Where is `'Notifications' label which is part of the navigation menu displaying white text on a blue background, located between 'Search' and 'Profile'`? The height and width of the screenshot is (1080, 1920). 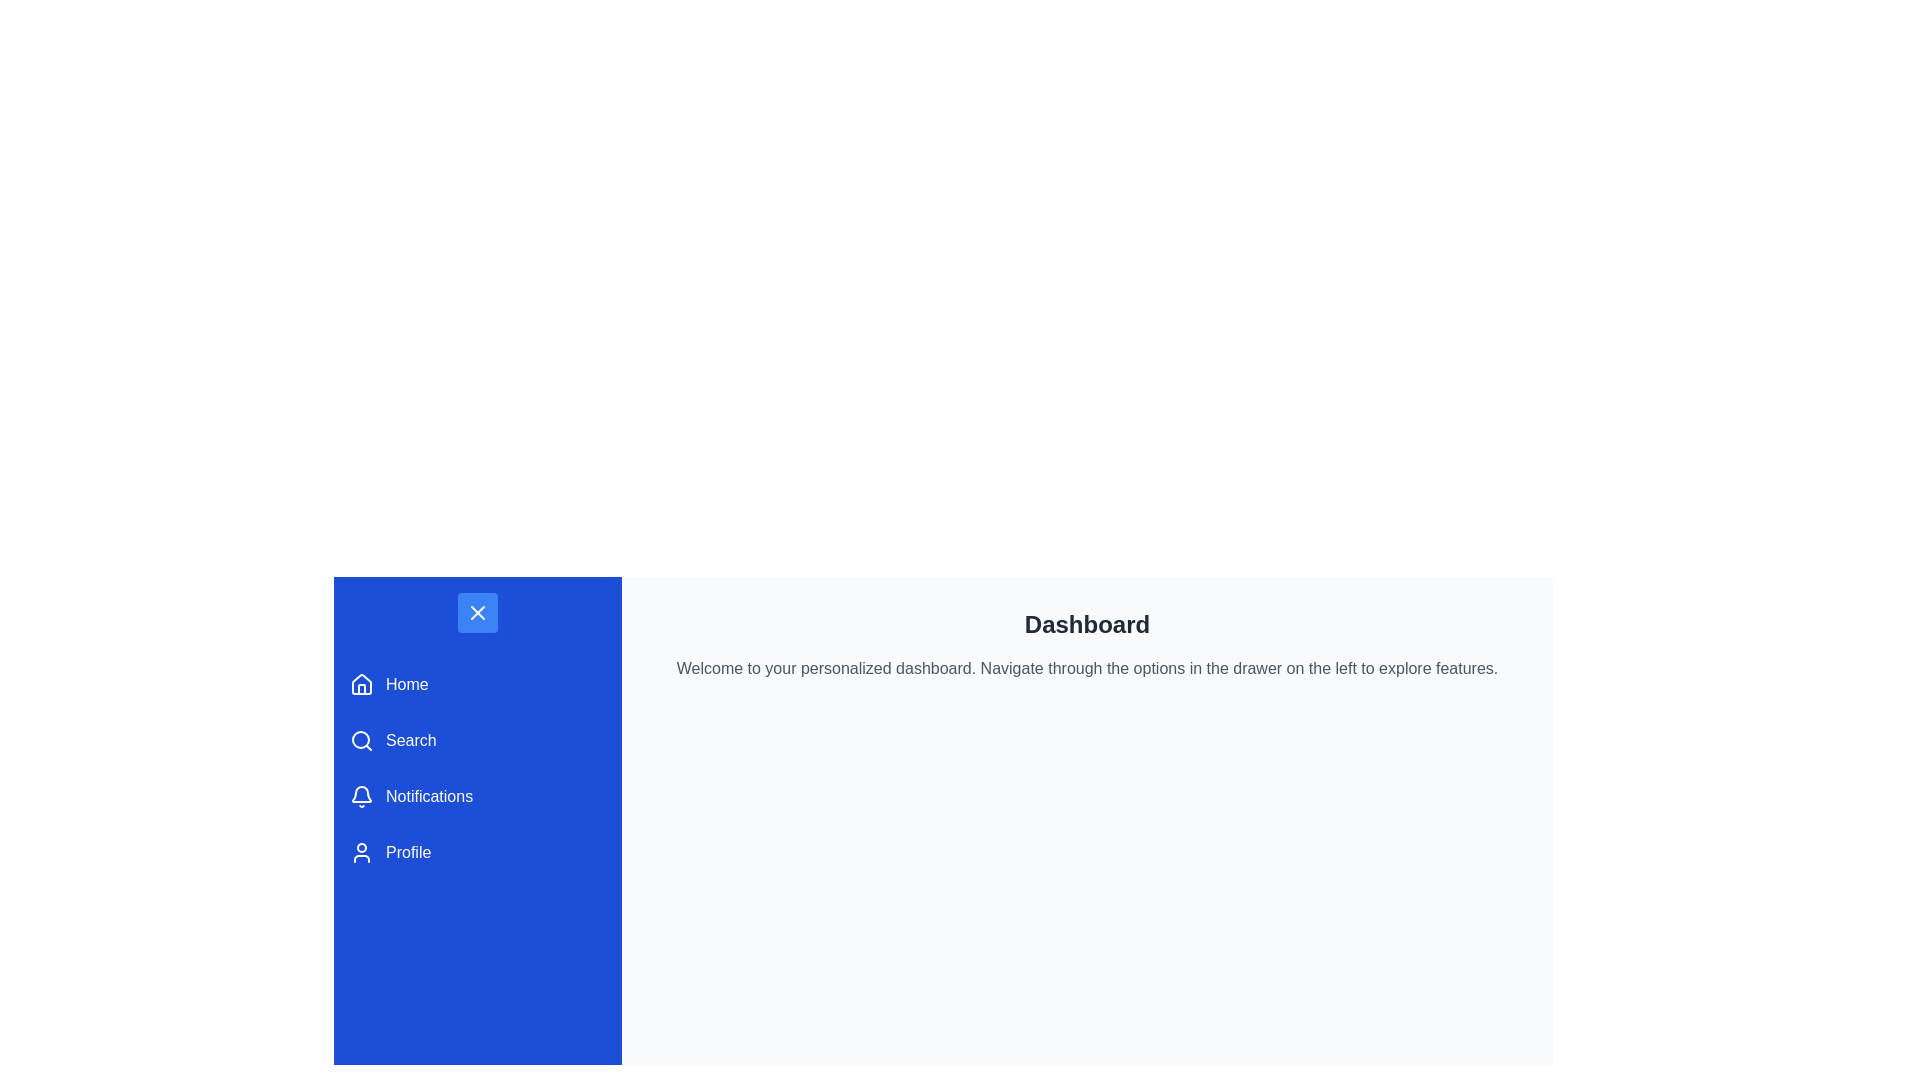 'Notifications' label which is part of the navigation menu displaying white text on a blue background, located between 'Search' and 'Profile' is located at coordinates (428, 796).